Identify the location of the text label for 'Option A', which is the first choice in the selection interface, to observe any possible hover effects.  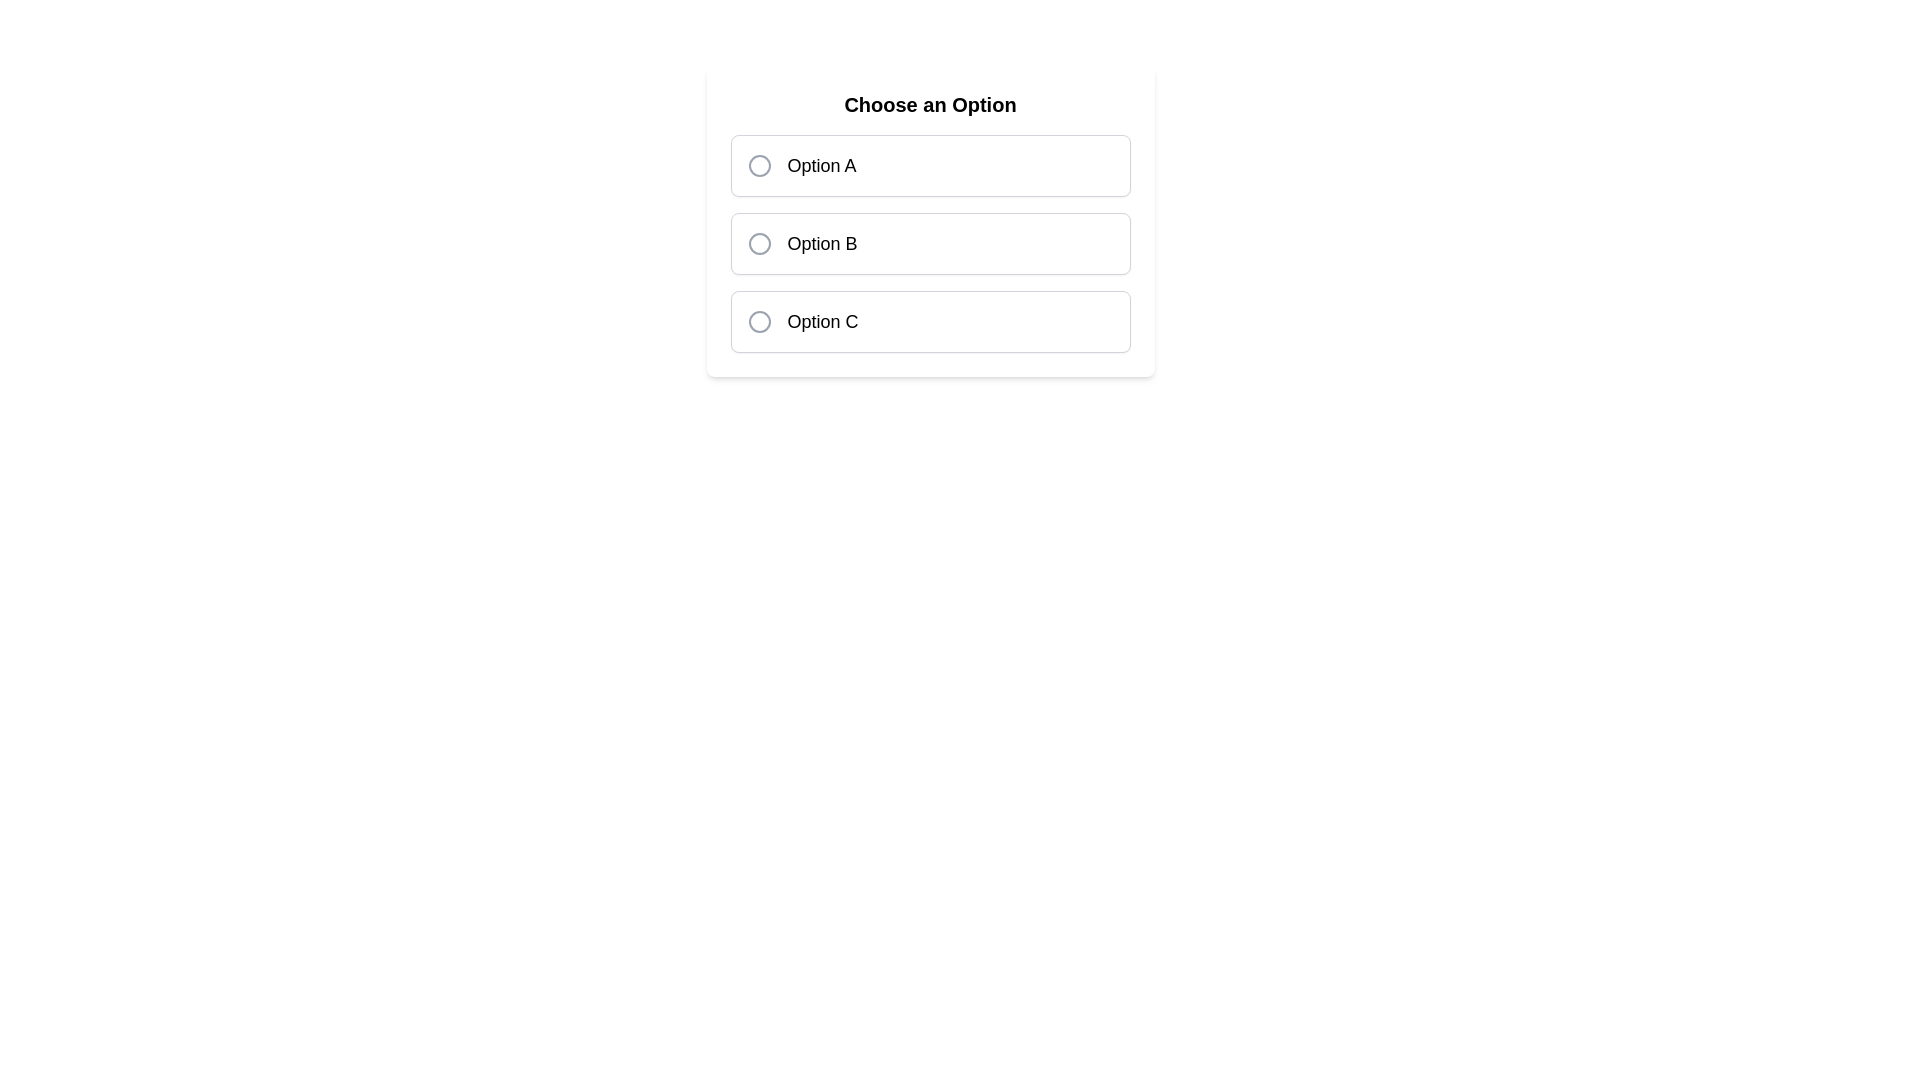
(821, 164).